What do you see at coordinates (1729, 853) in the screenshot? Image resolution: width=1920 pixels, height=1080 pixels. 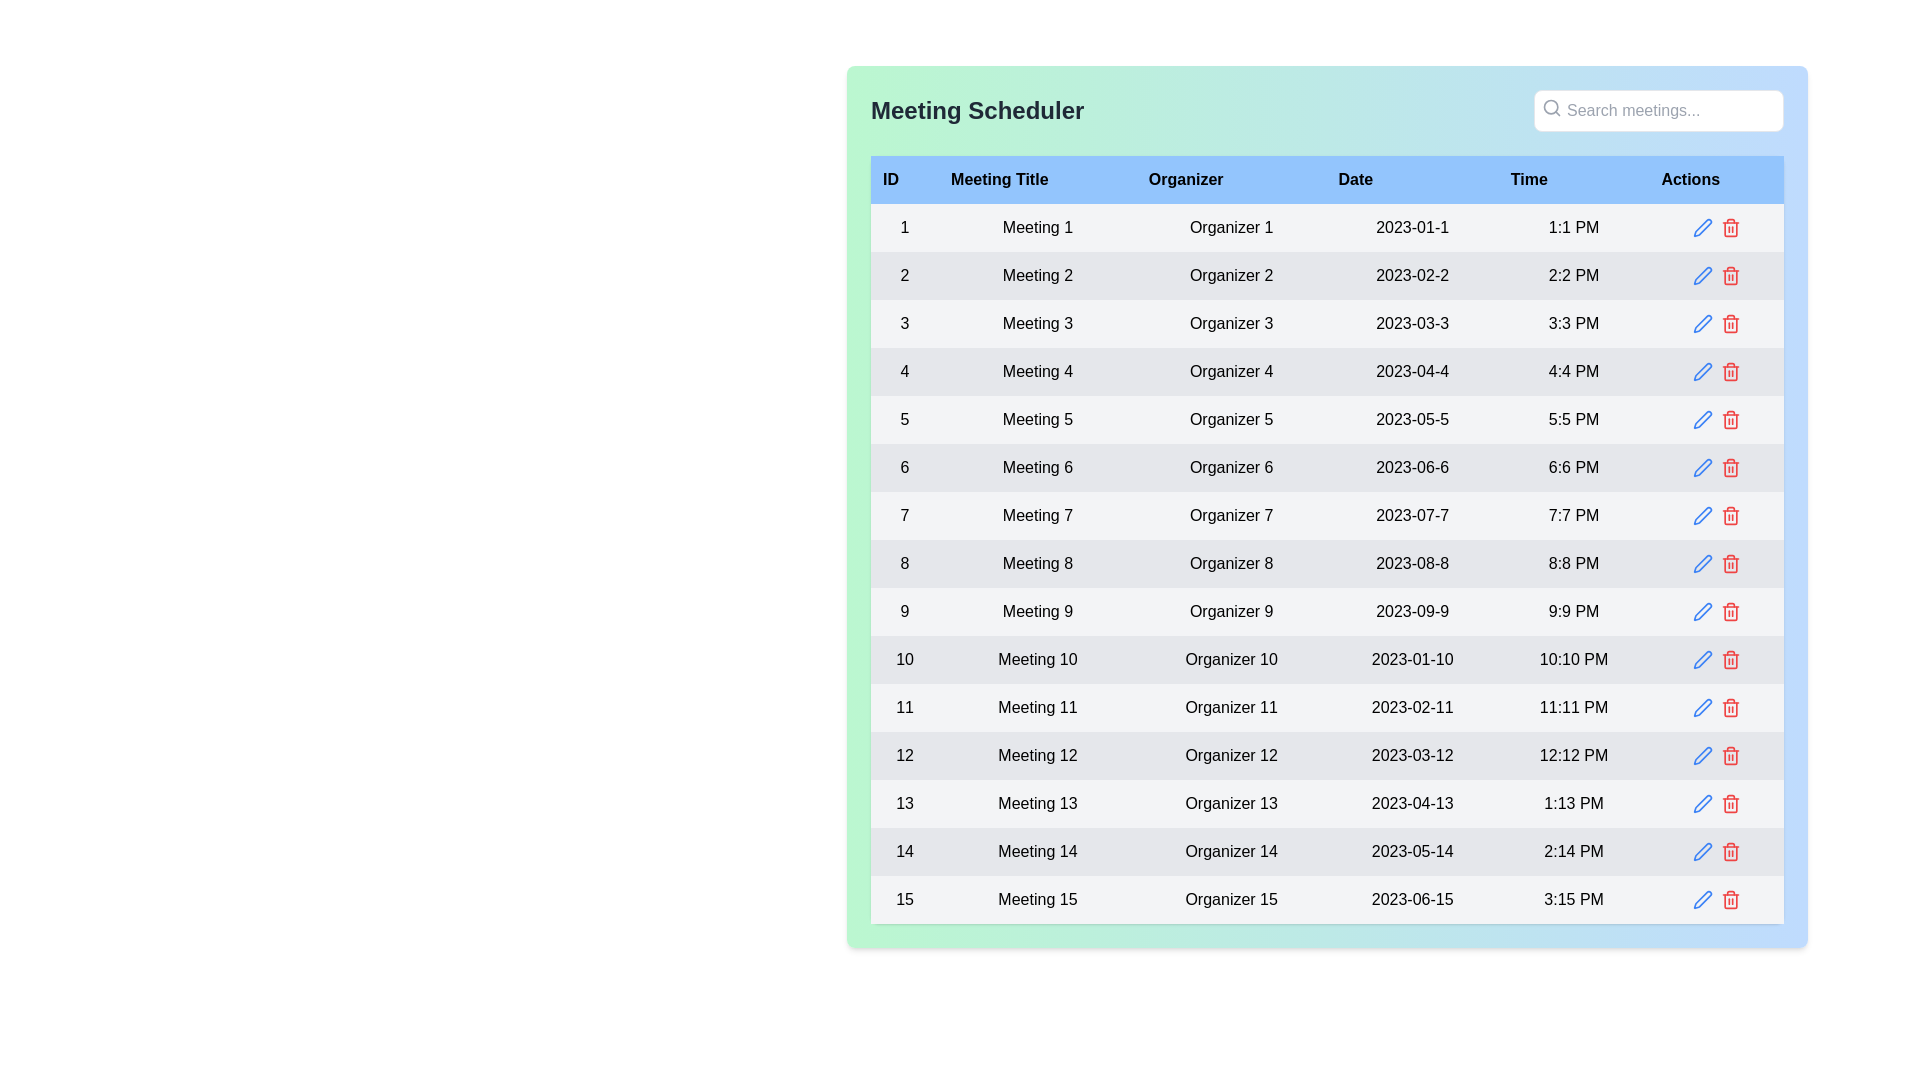 I see `the trash icon in the Actions column of the last row (Row 15)` at bounding box center [1729, 853].